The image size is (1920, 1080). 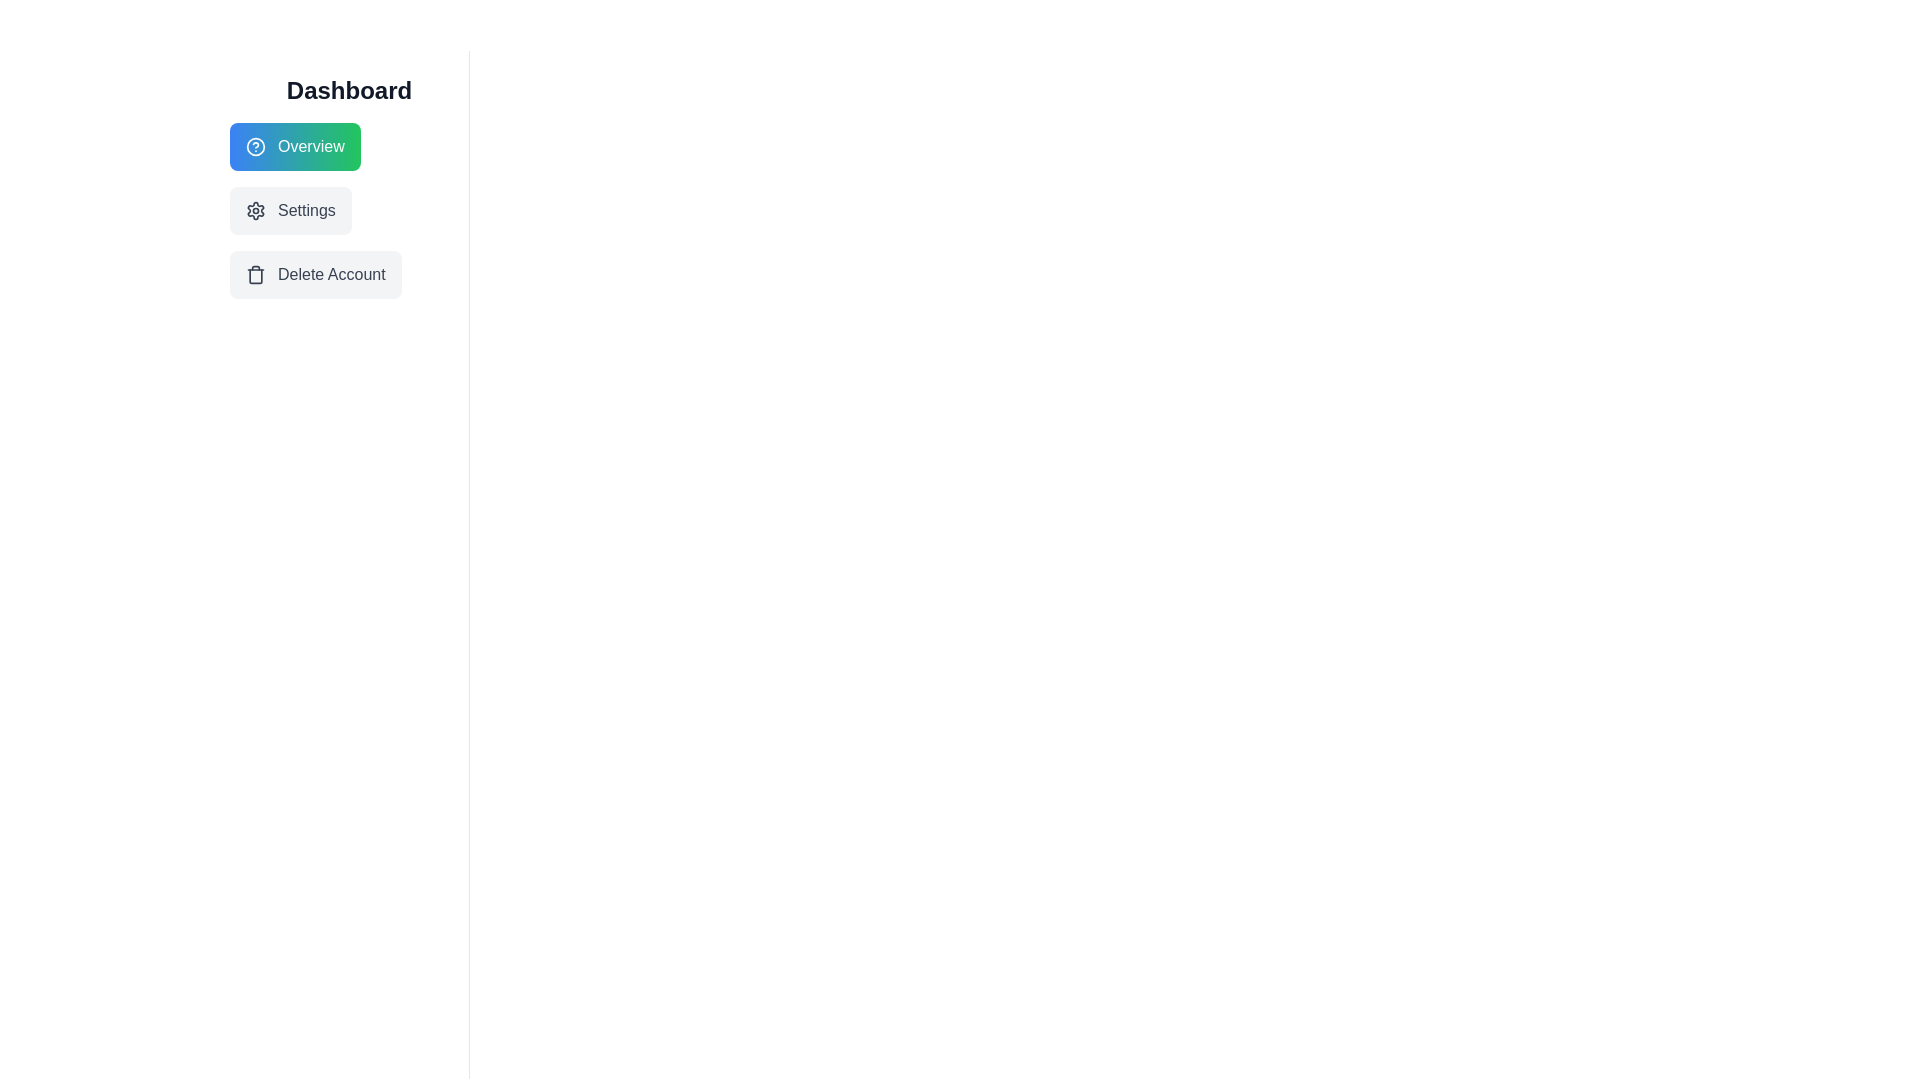 I want to click on the 'Overview' text label within the blue to green gradient button located under the 'Dashboard' header, so click(x=310, y=145).